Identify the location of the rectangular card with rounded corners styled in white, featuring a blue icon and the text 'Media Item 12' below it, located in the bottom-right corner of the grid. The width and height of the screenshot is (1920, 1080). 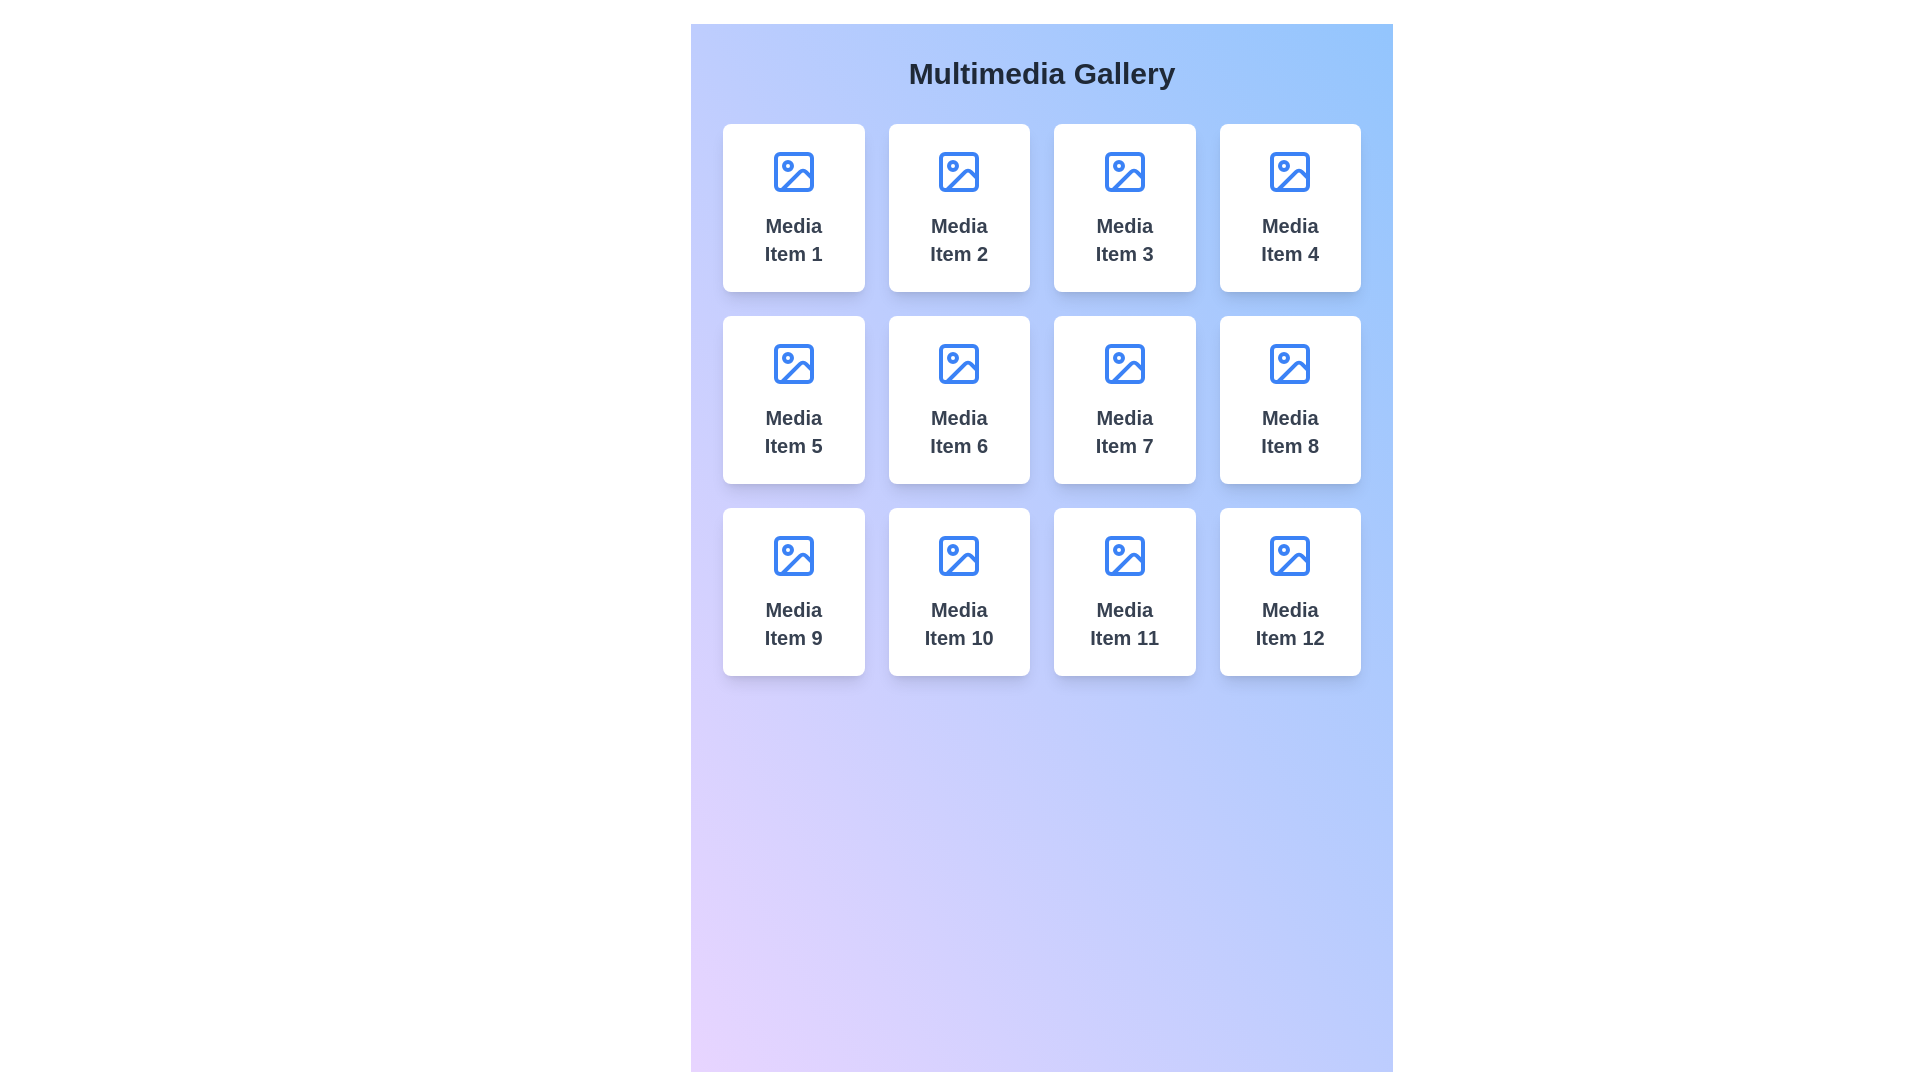
(1290, 590).